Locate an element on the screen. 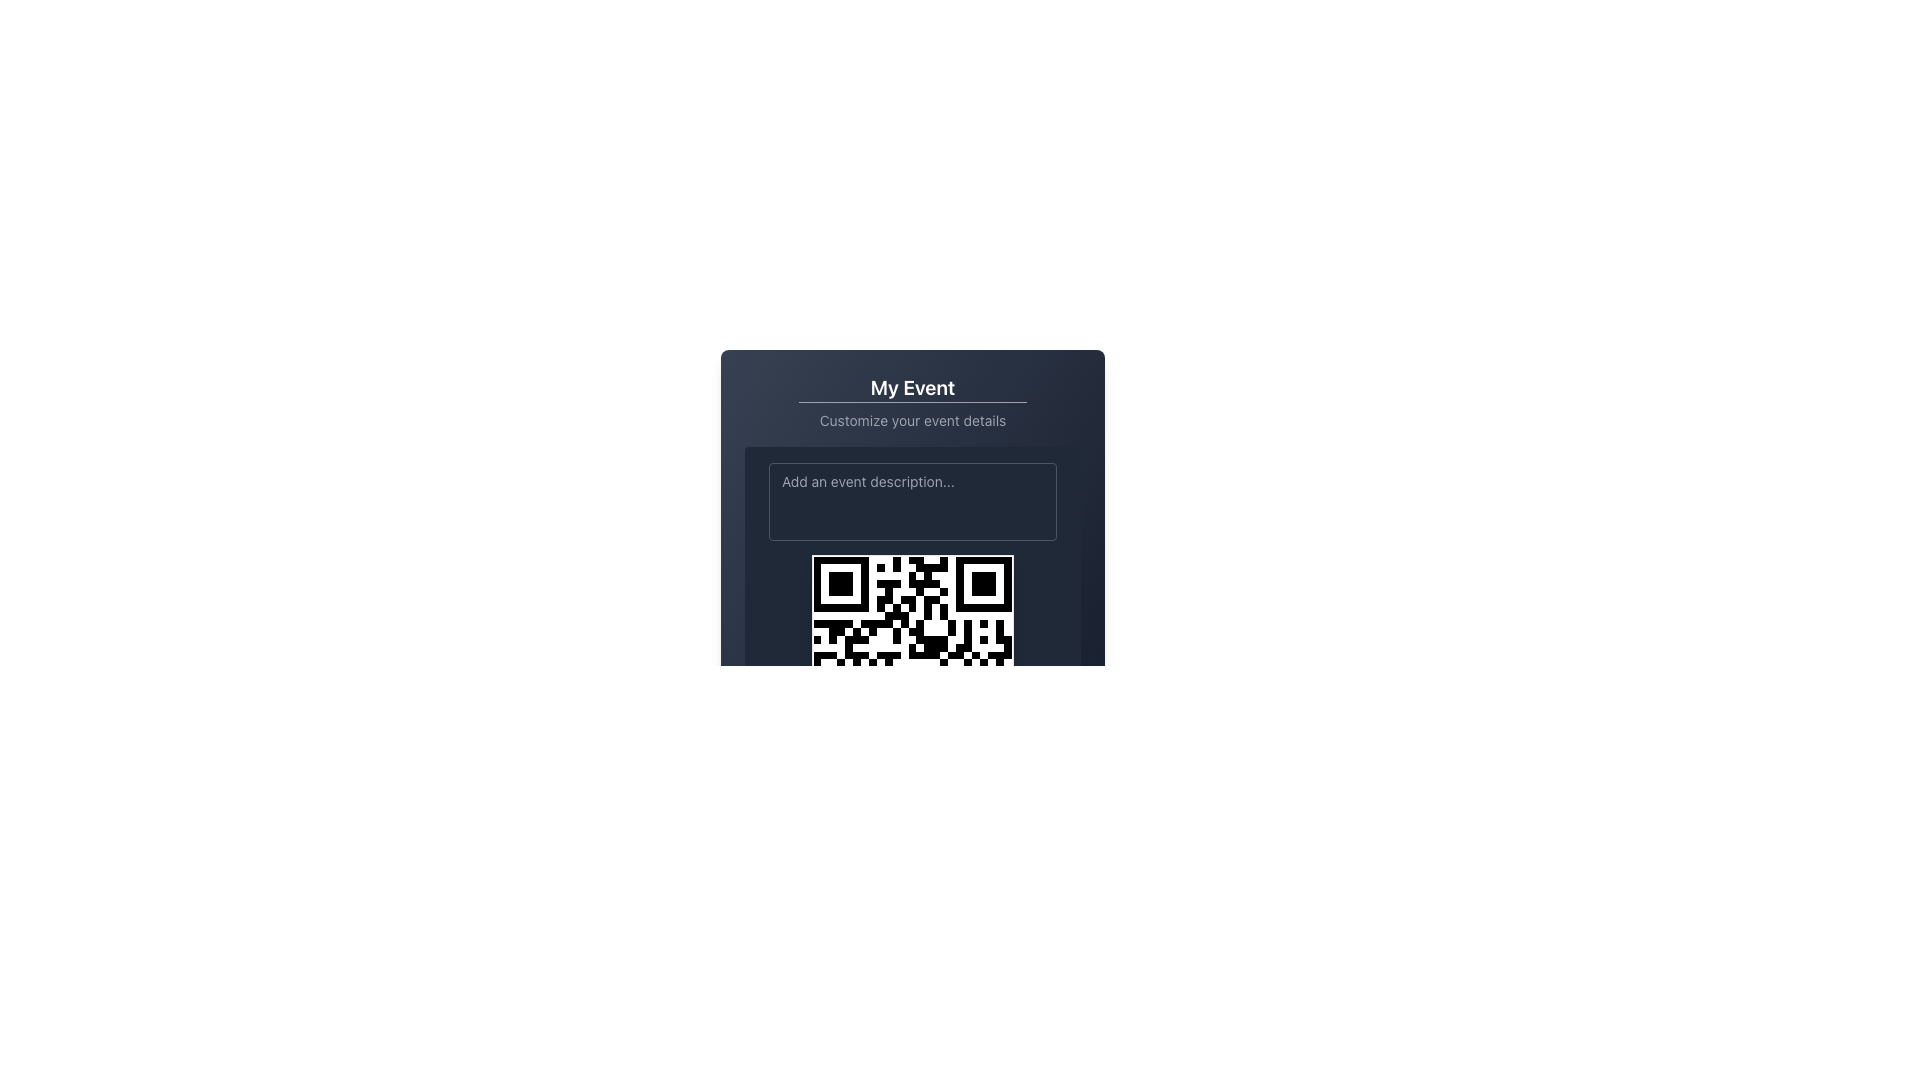 The image size is (1920, 1080). the Text Label that says 'Customize your event details', which is styled with a small gray font and positioned below the 'My Event' title is located at coordinates (911, 419).